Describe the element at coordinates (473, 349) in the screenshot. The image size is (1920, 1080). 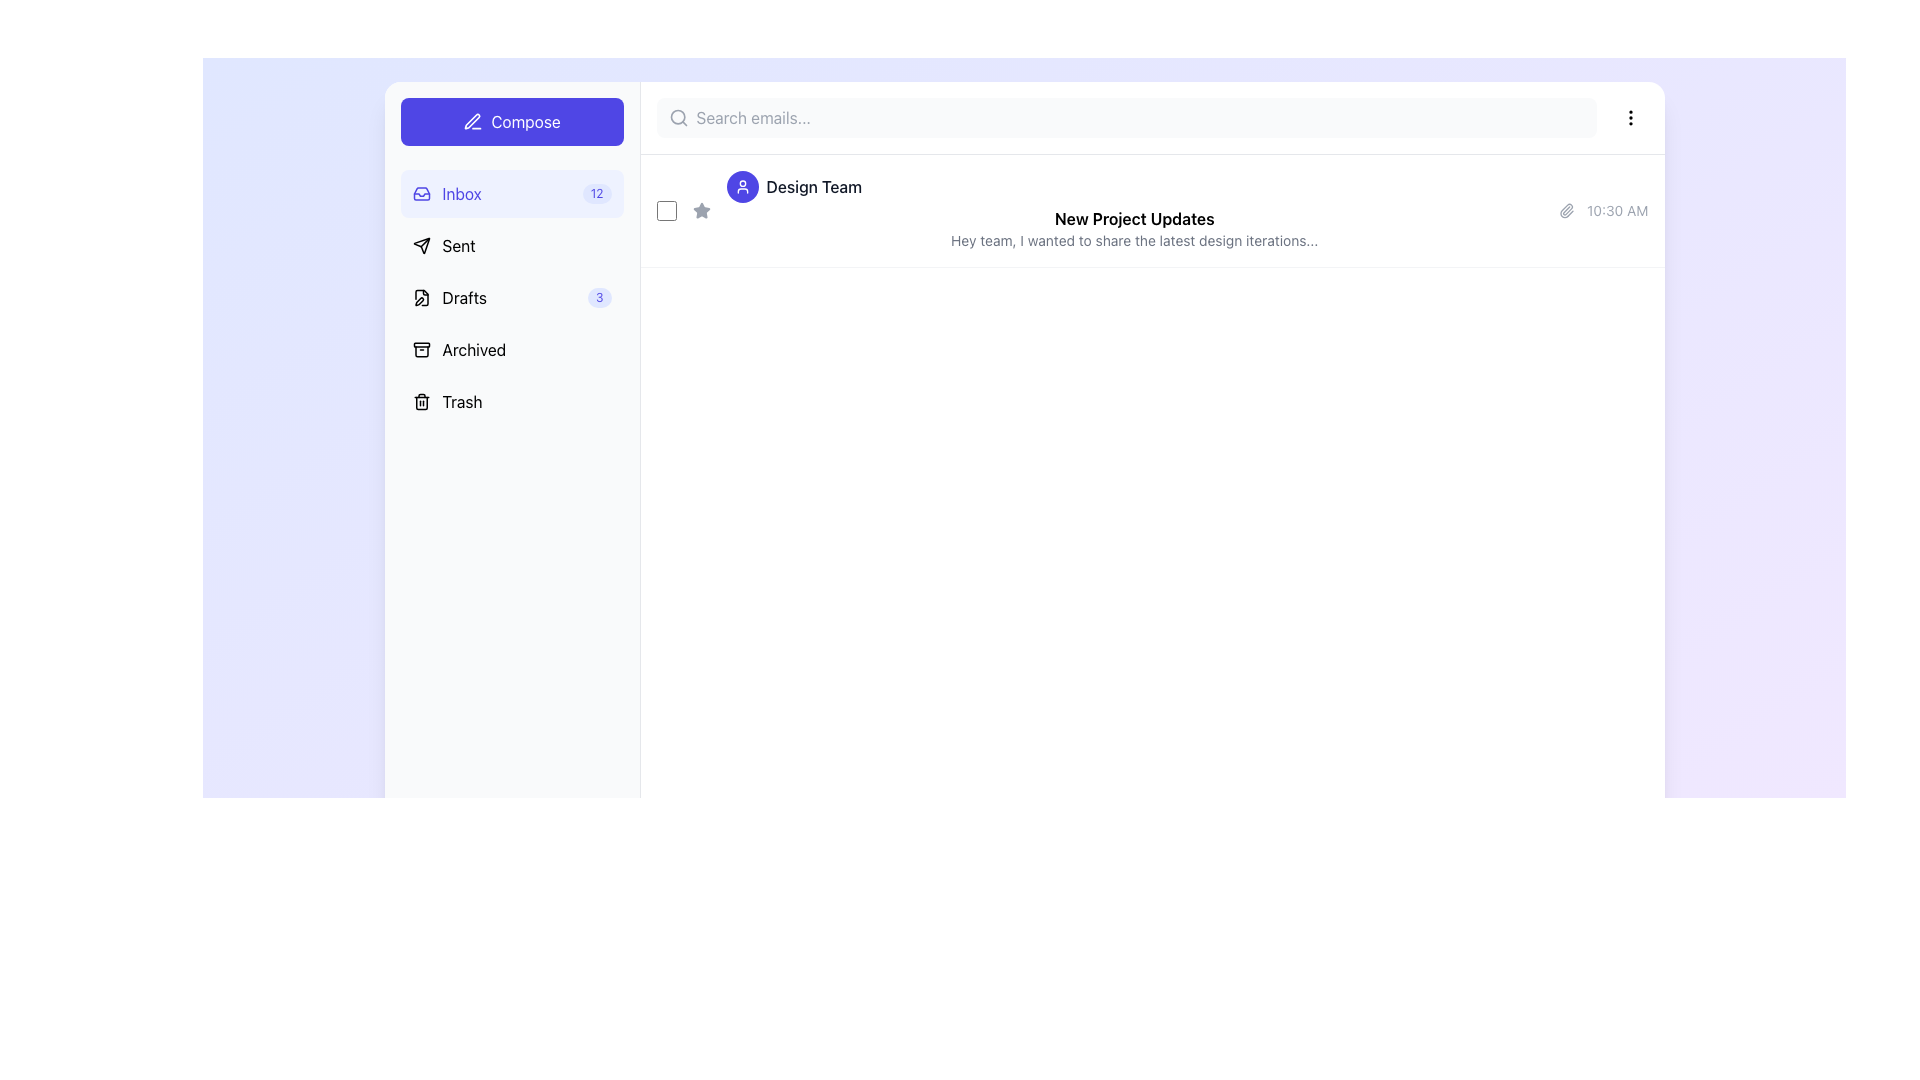
I see `the 'Archived' label in the vertical navigation menu` at that location.